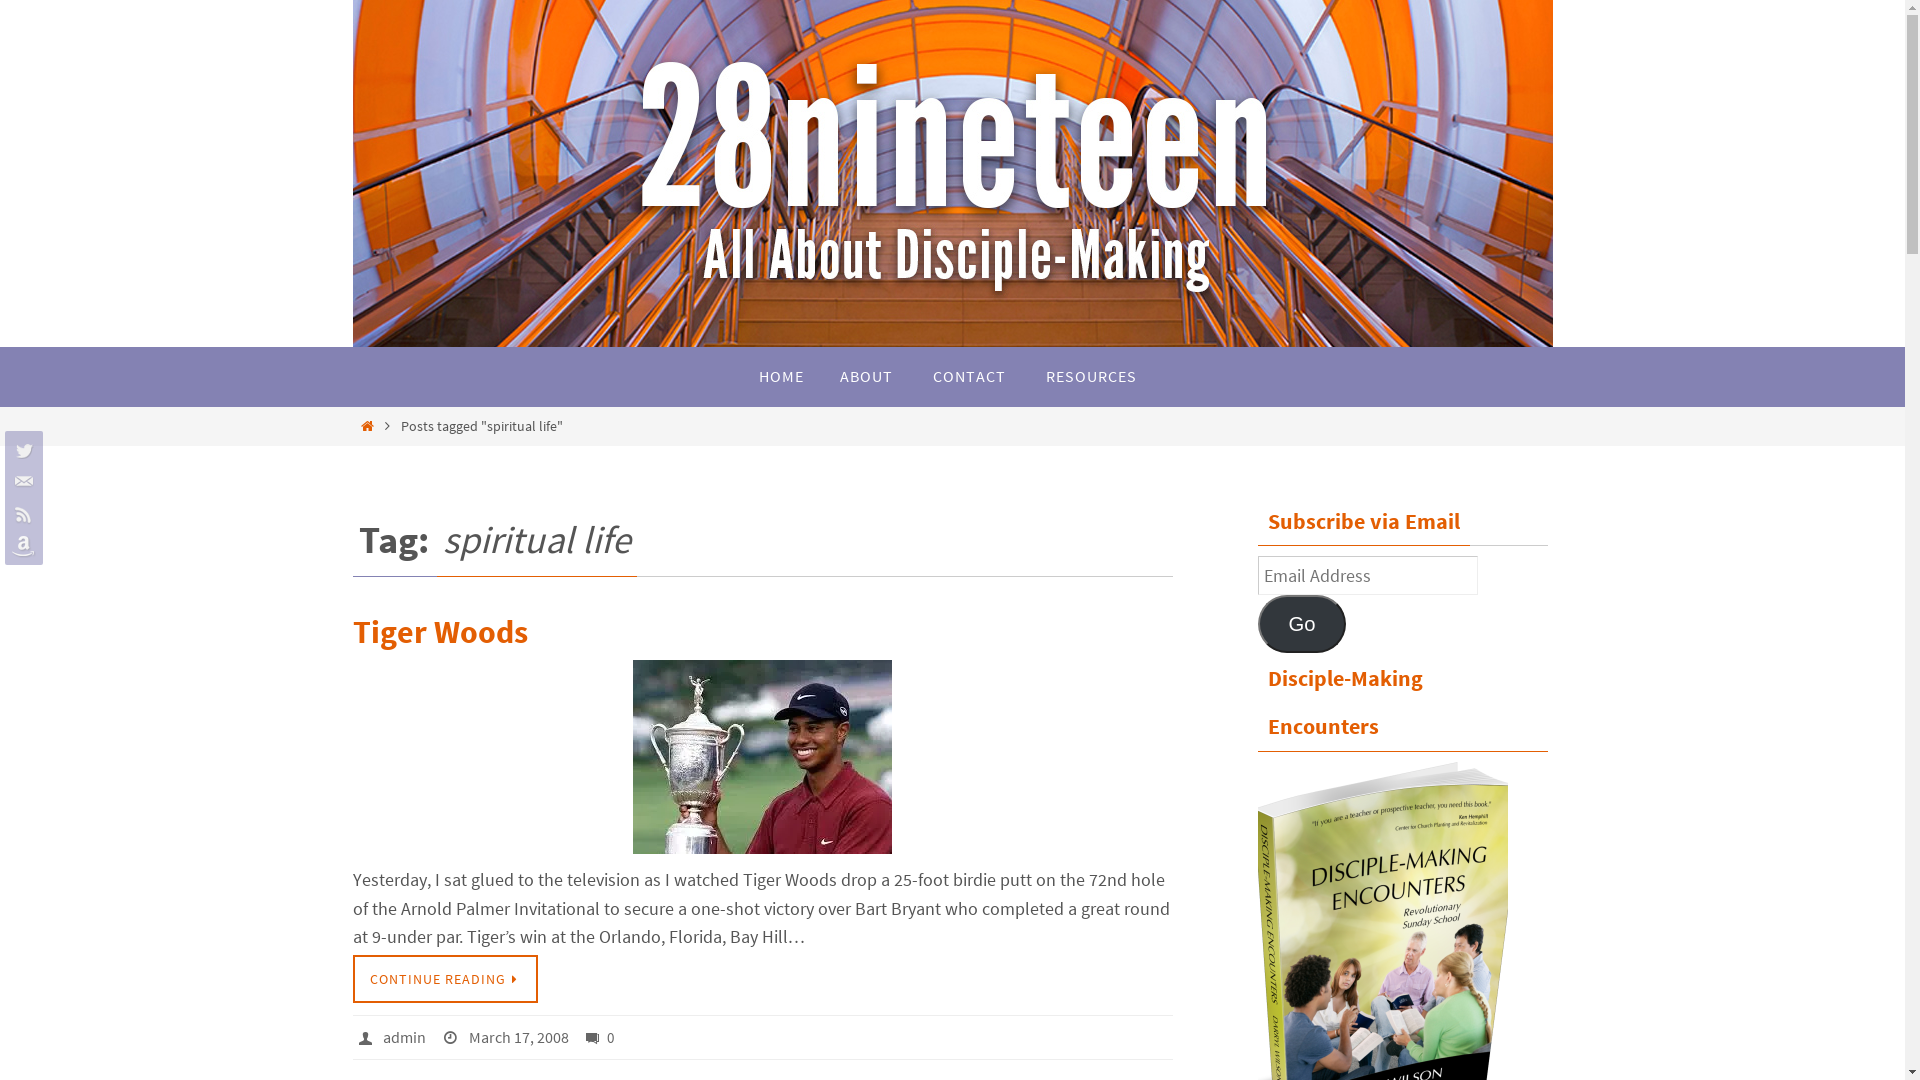 This screenshot has height=1080, width=1920. What do you see at coordinates (20, 482) in the screenshot?
I see `'Send me an email'` at bounding box center [20, 482].